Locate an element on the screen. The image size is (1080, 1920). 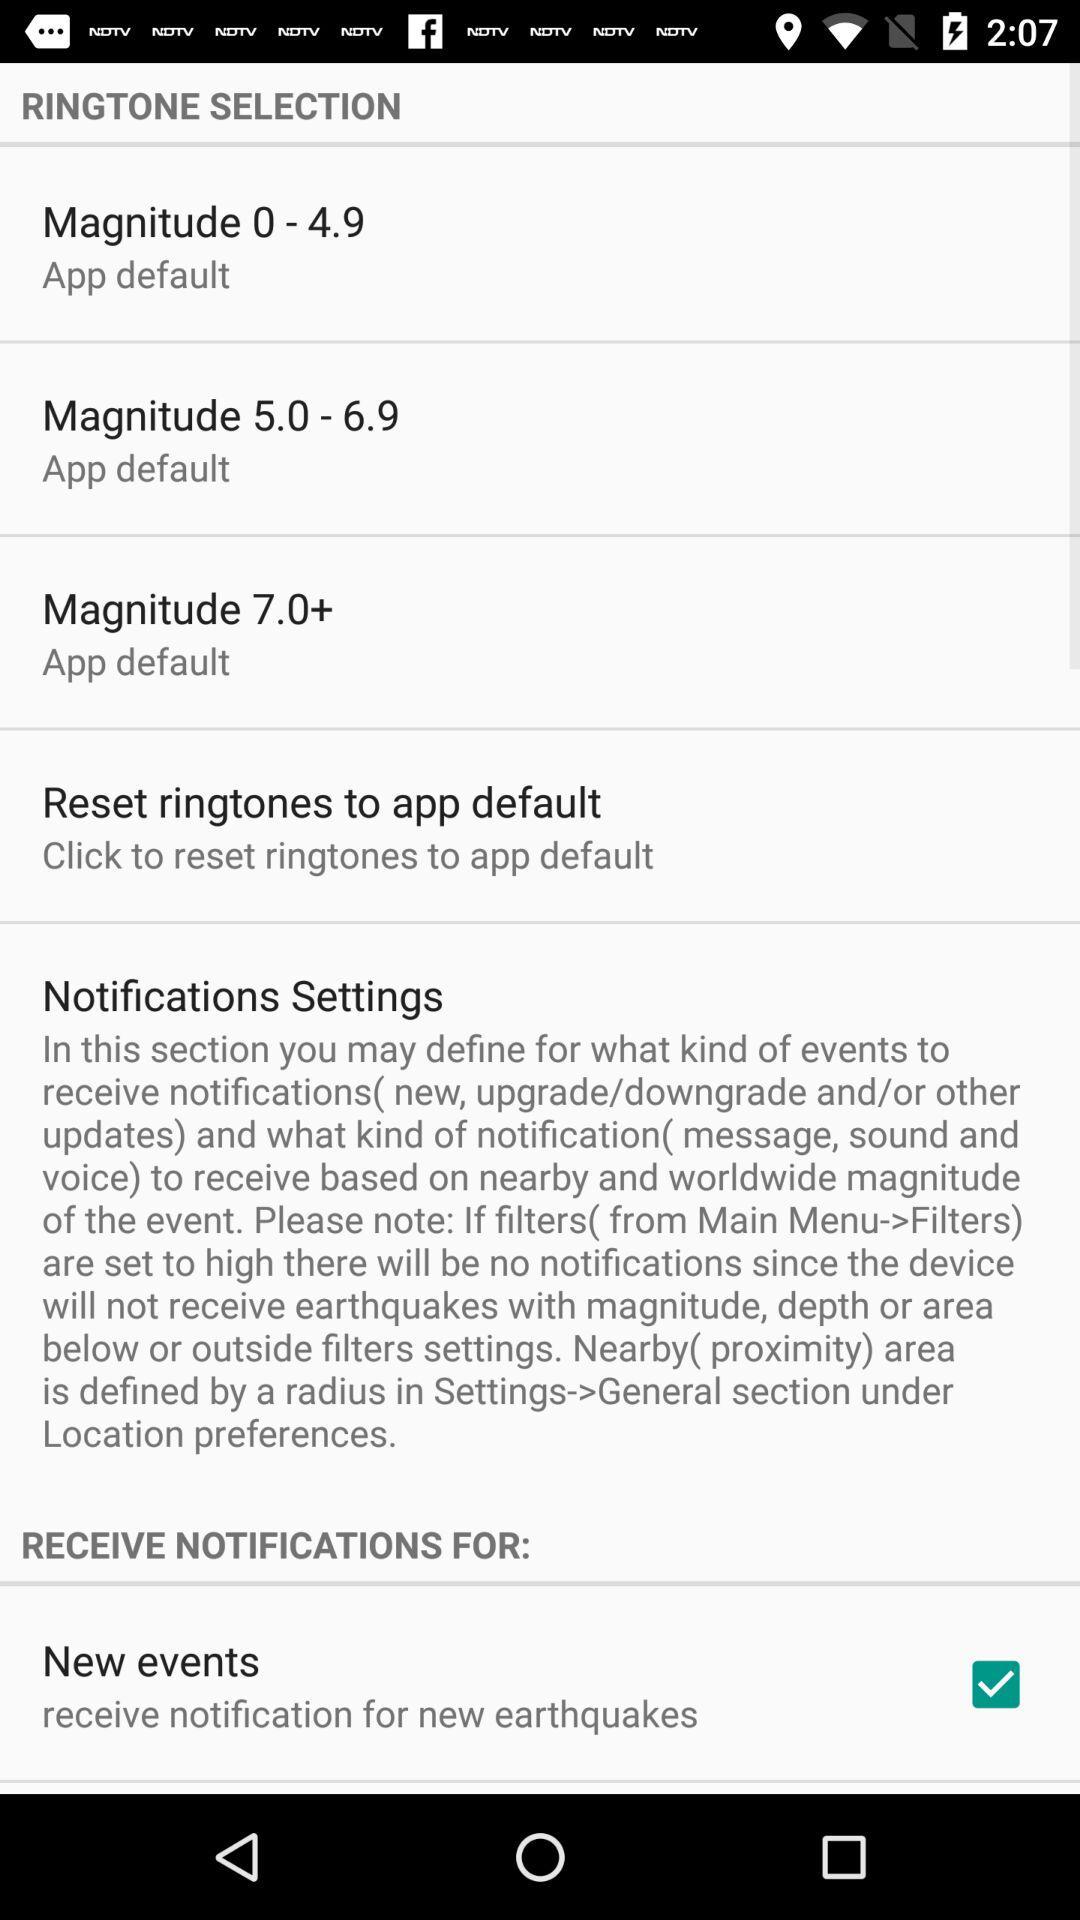
the ringtone selection icon is located at coordinates (540, 104).